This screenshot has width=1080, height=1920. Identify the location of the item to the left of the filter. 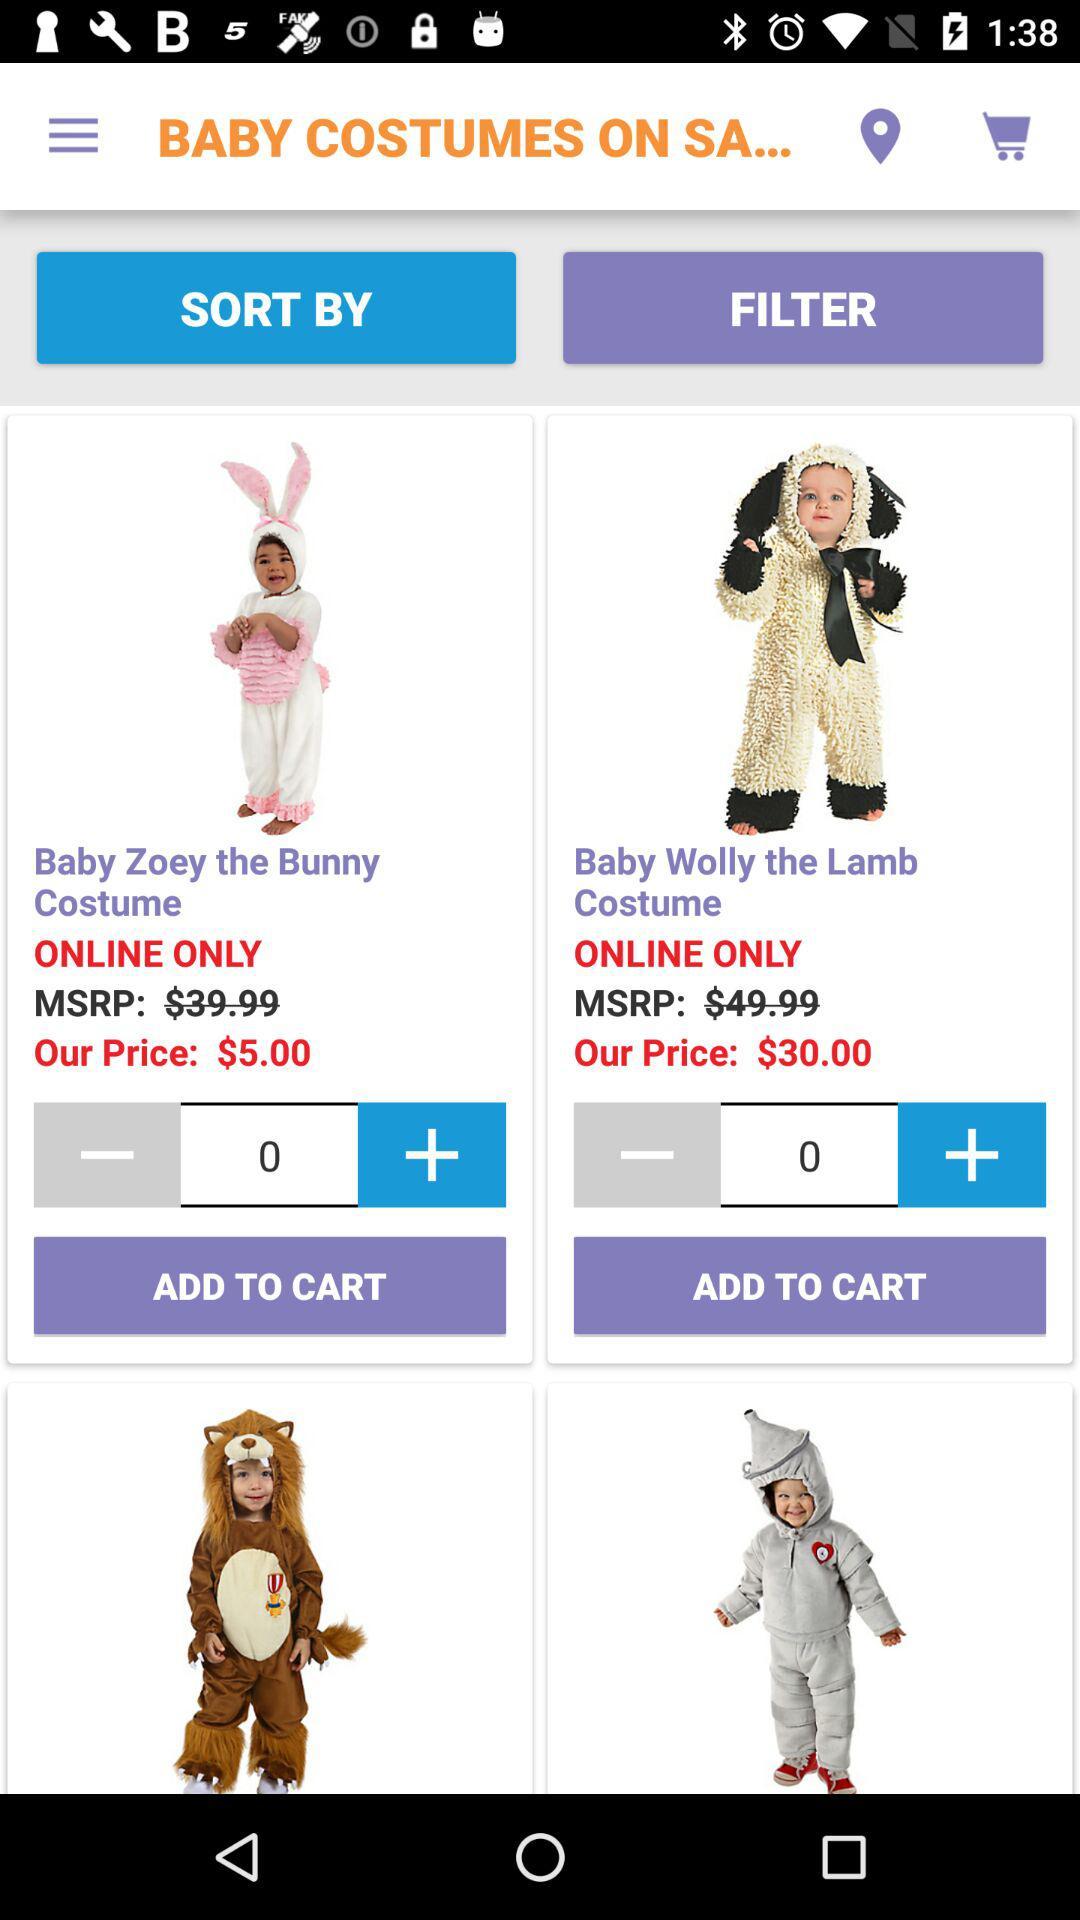
(276, 306).